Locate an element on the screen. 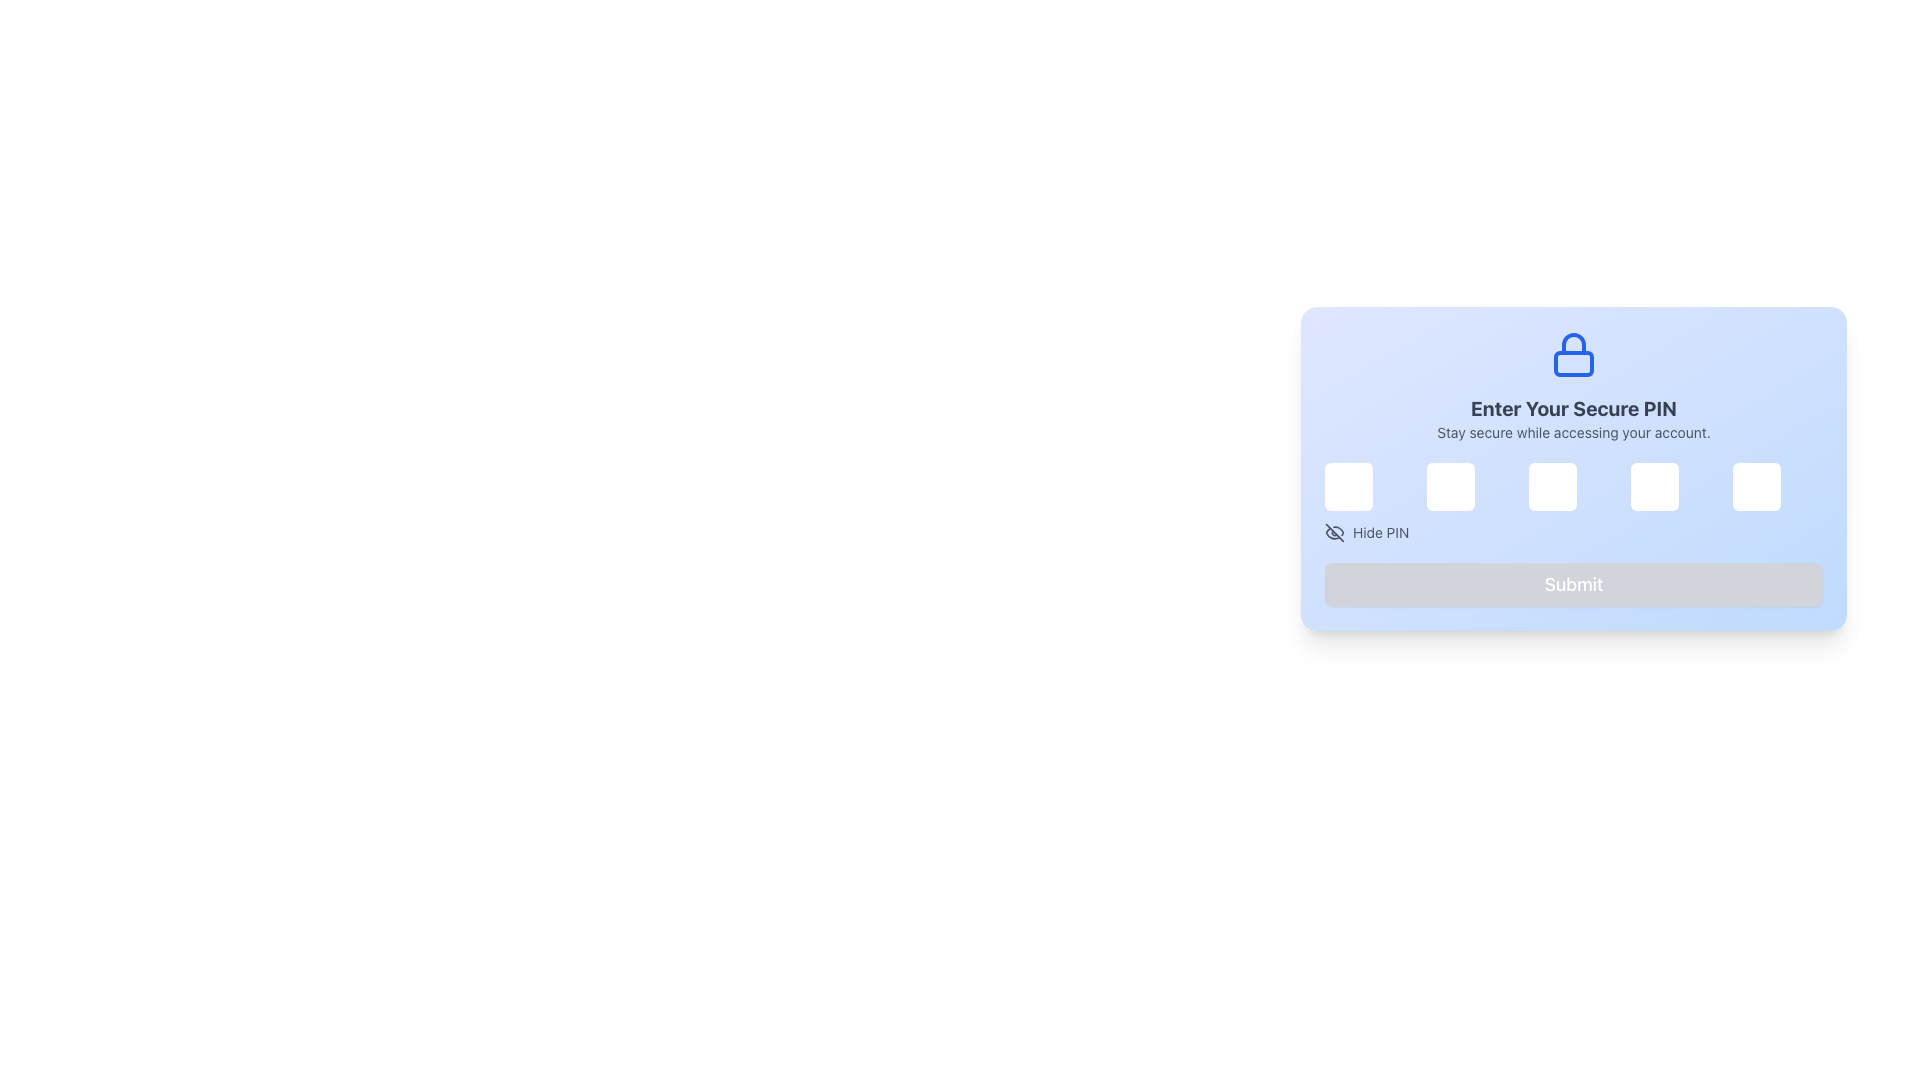 The width and height of the screenshot is (1920, 1080). the 'Eye-off' icon that is styled in gray and positioned to the left of the 'Hide PIN' label within the 'Enter Your Secure PIN' card section is located at coordinates (1334, 531).